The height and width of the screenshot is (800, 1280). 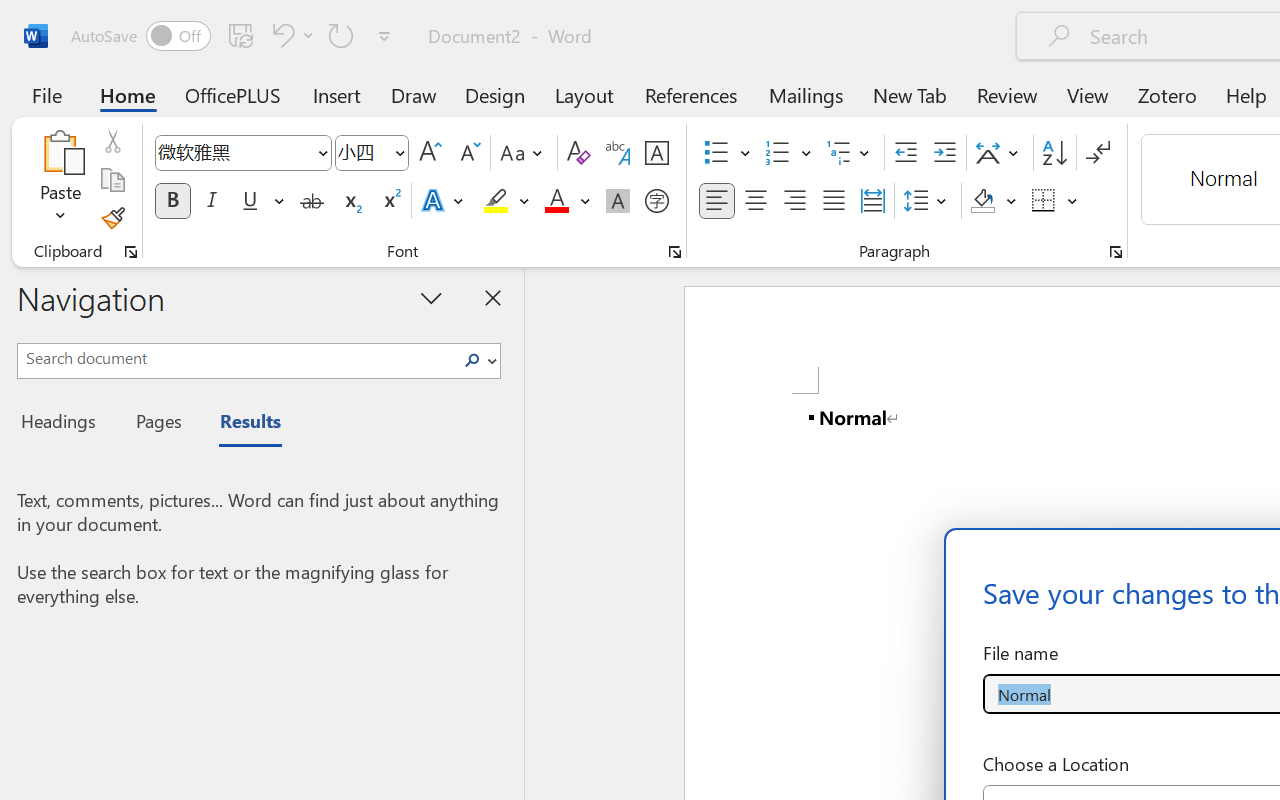 I want to click on 'Align Left', so click(x=716, y=201).